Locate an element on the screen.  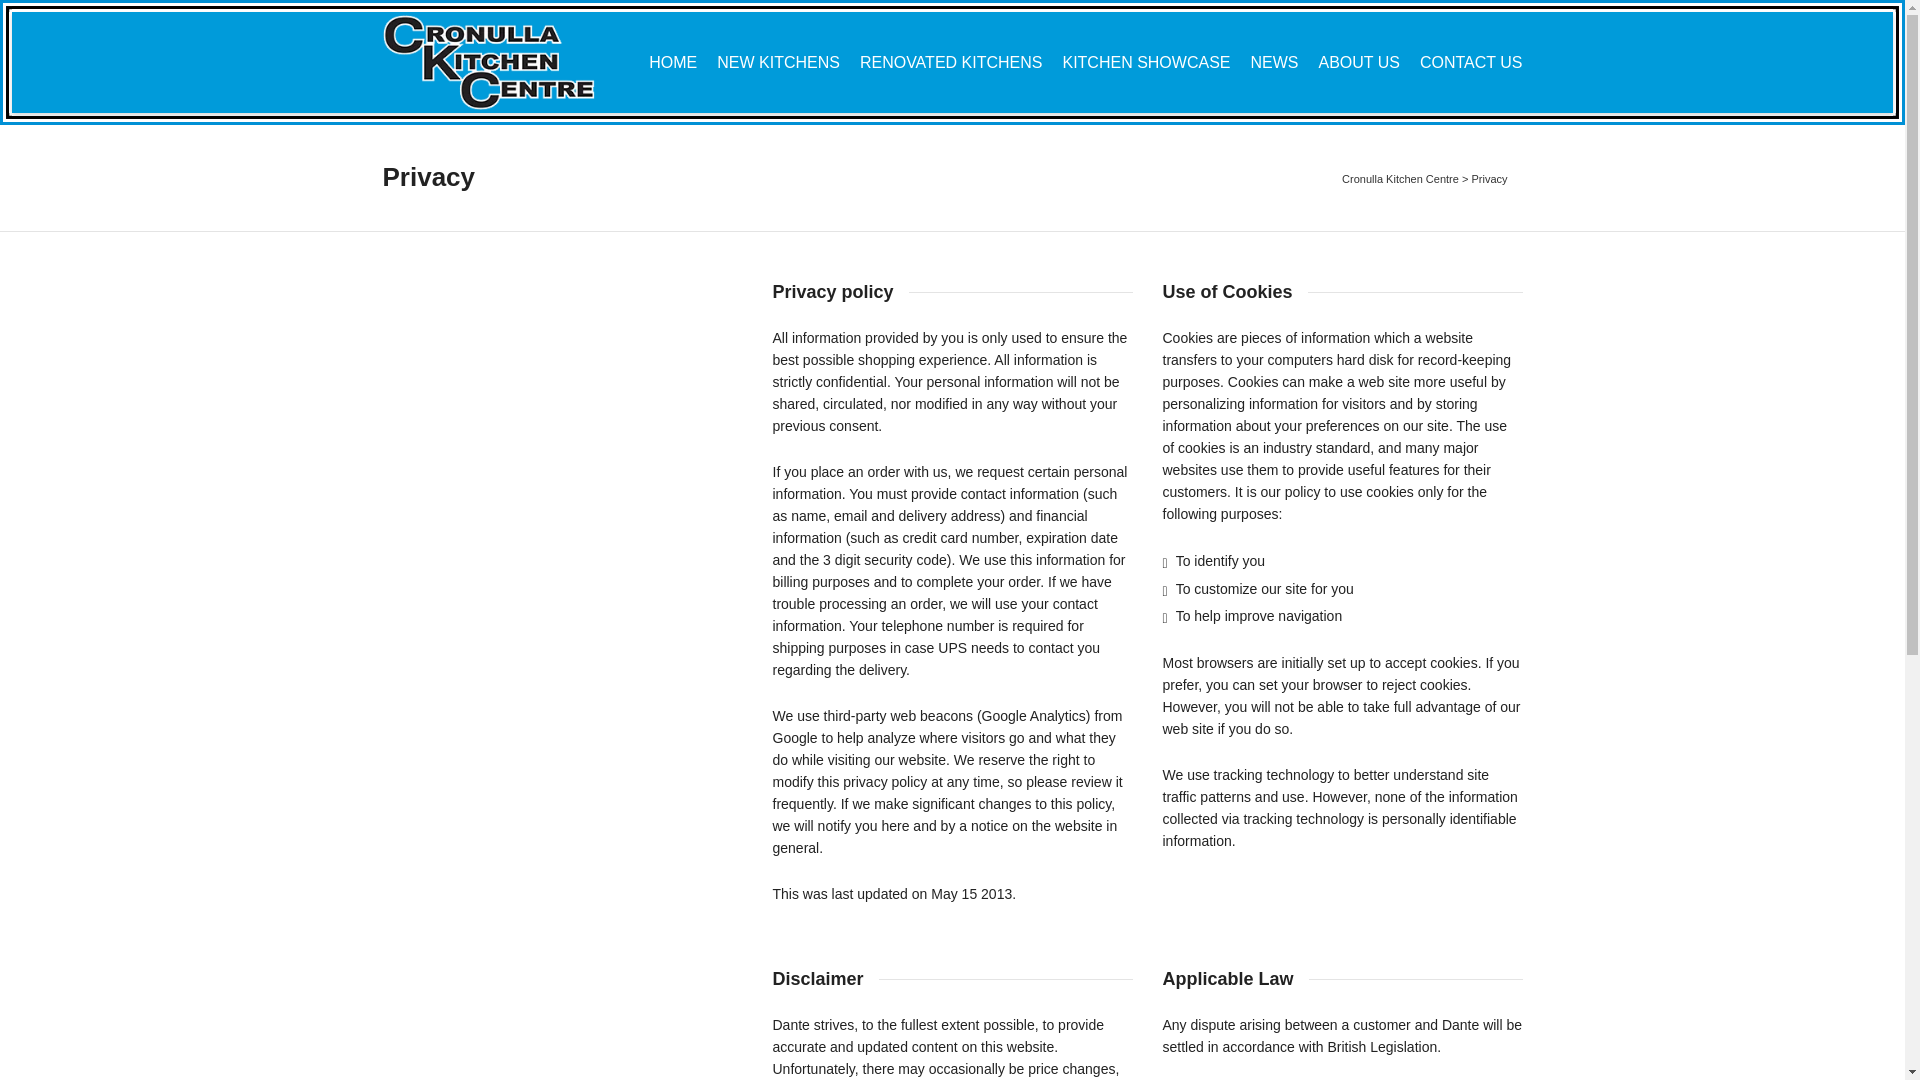
'ABOUT US' is located at coordinates (1358, 63).